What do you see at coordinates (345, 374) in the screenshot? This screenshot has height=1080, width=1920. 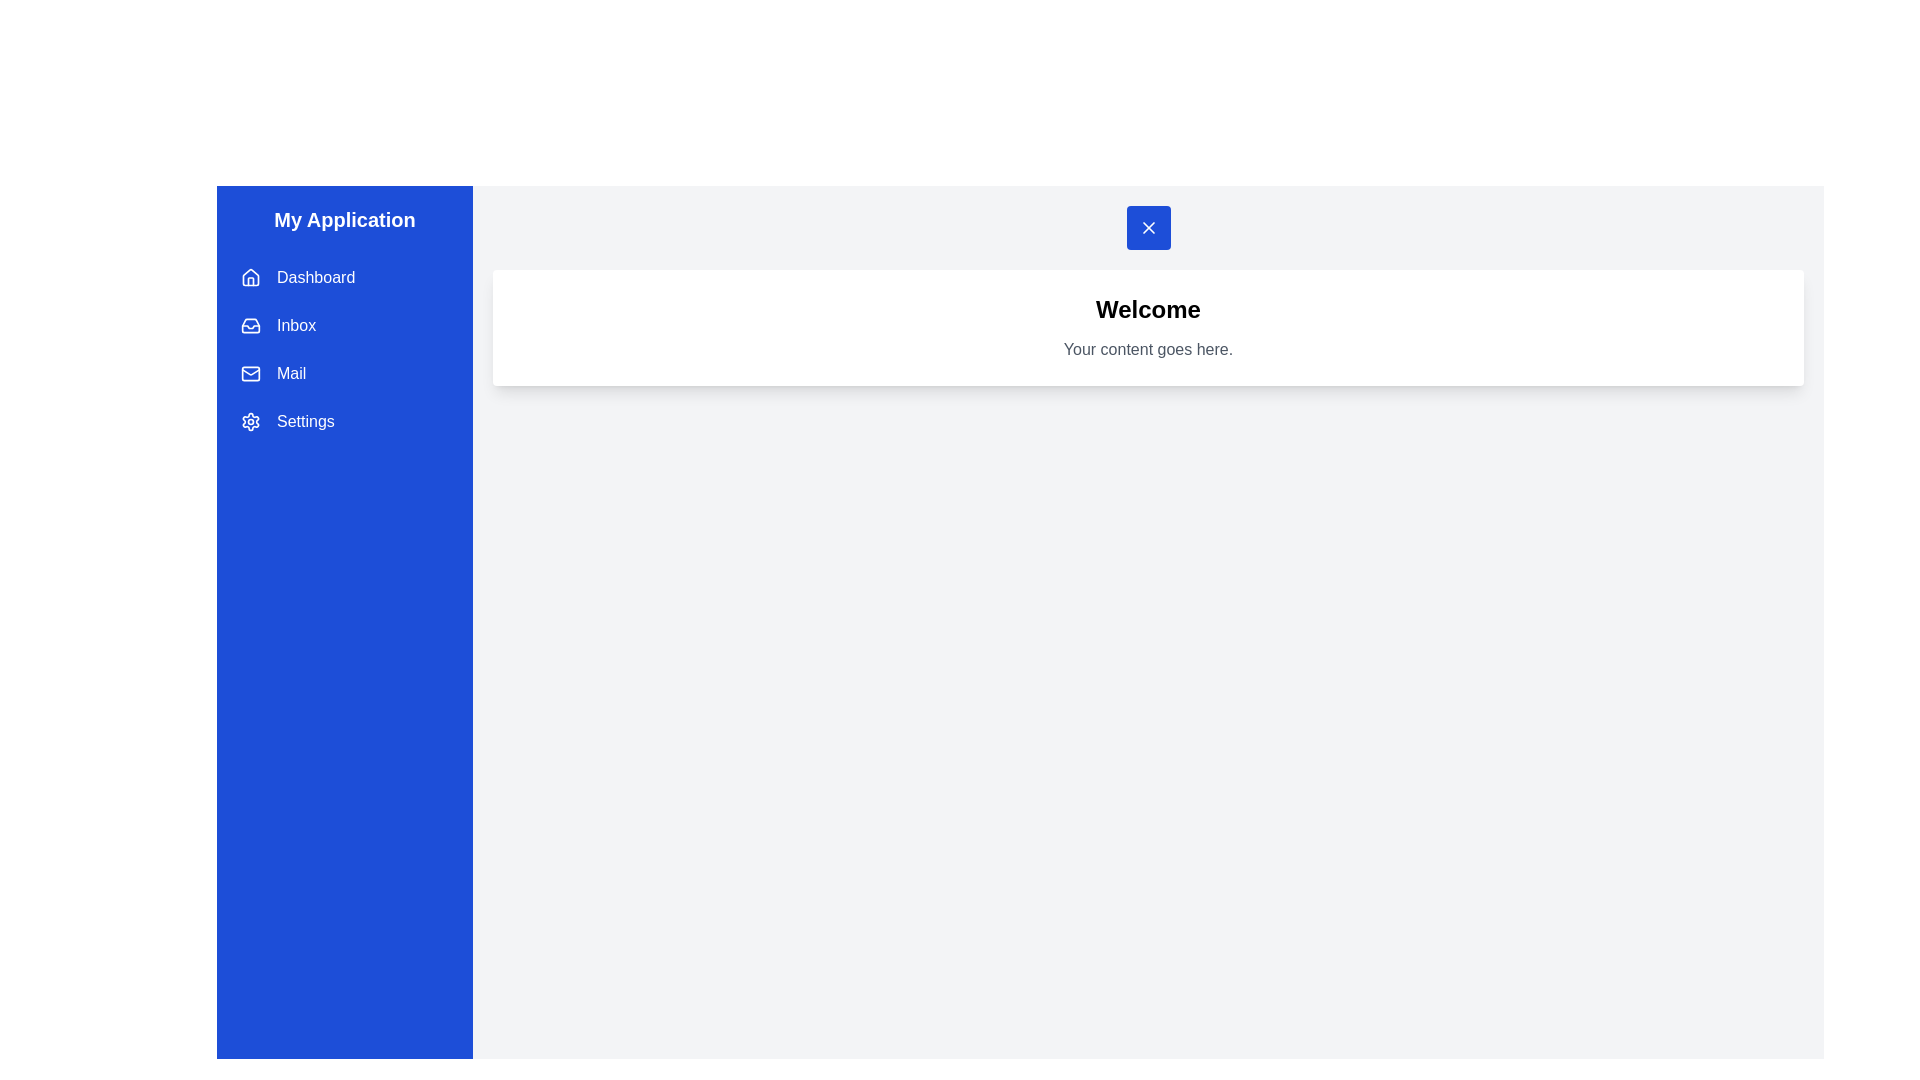 I see `the drawer menu item labeled Mail` at bounding box center [345, 374].